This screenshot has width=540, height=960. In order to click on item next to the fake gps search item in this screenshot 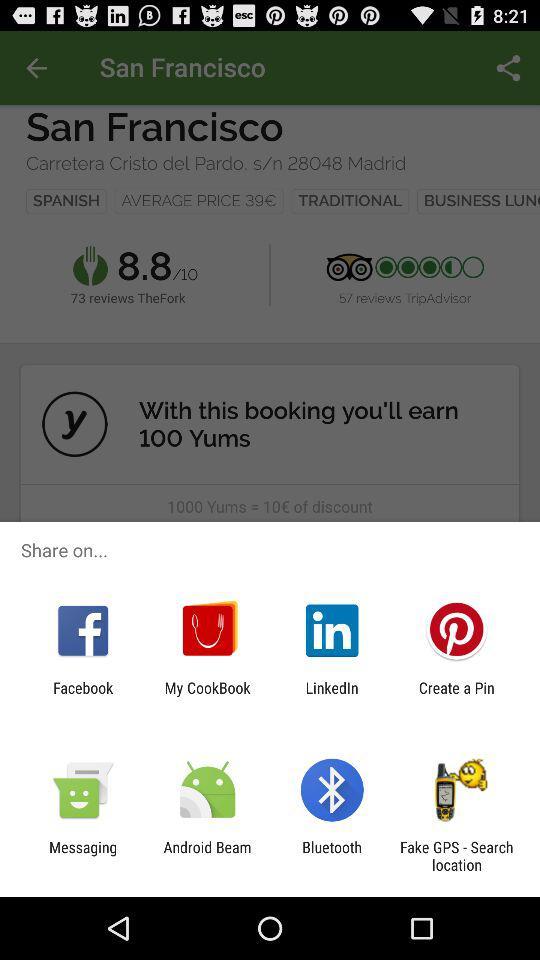, I will do `click(332, 855)`.